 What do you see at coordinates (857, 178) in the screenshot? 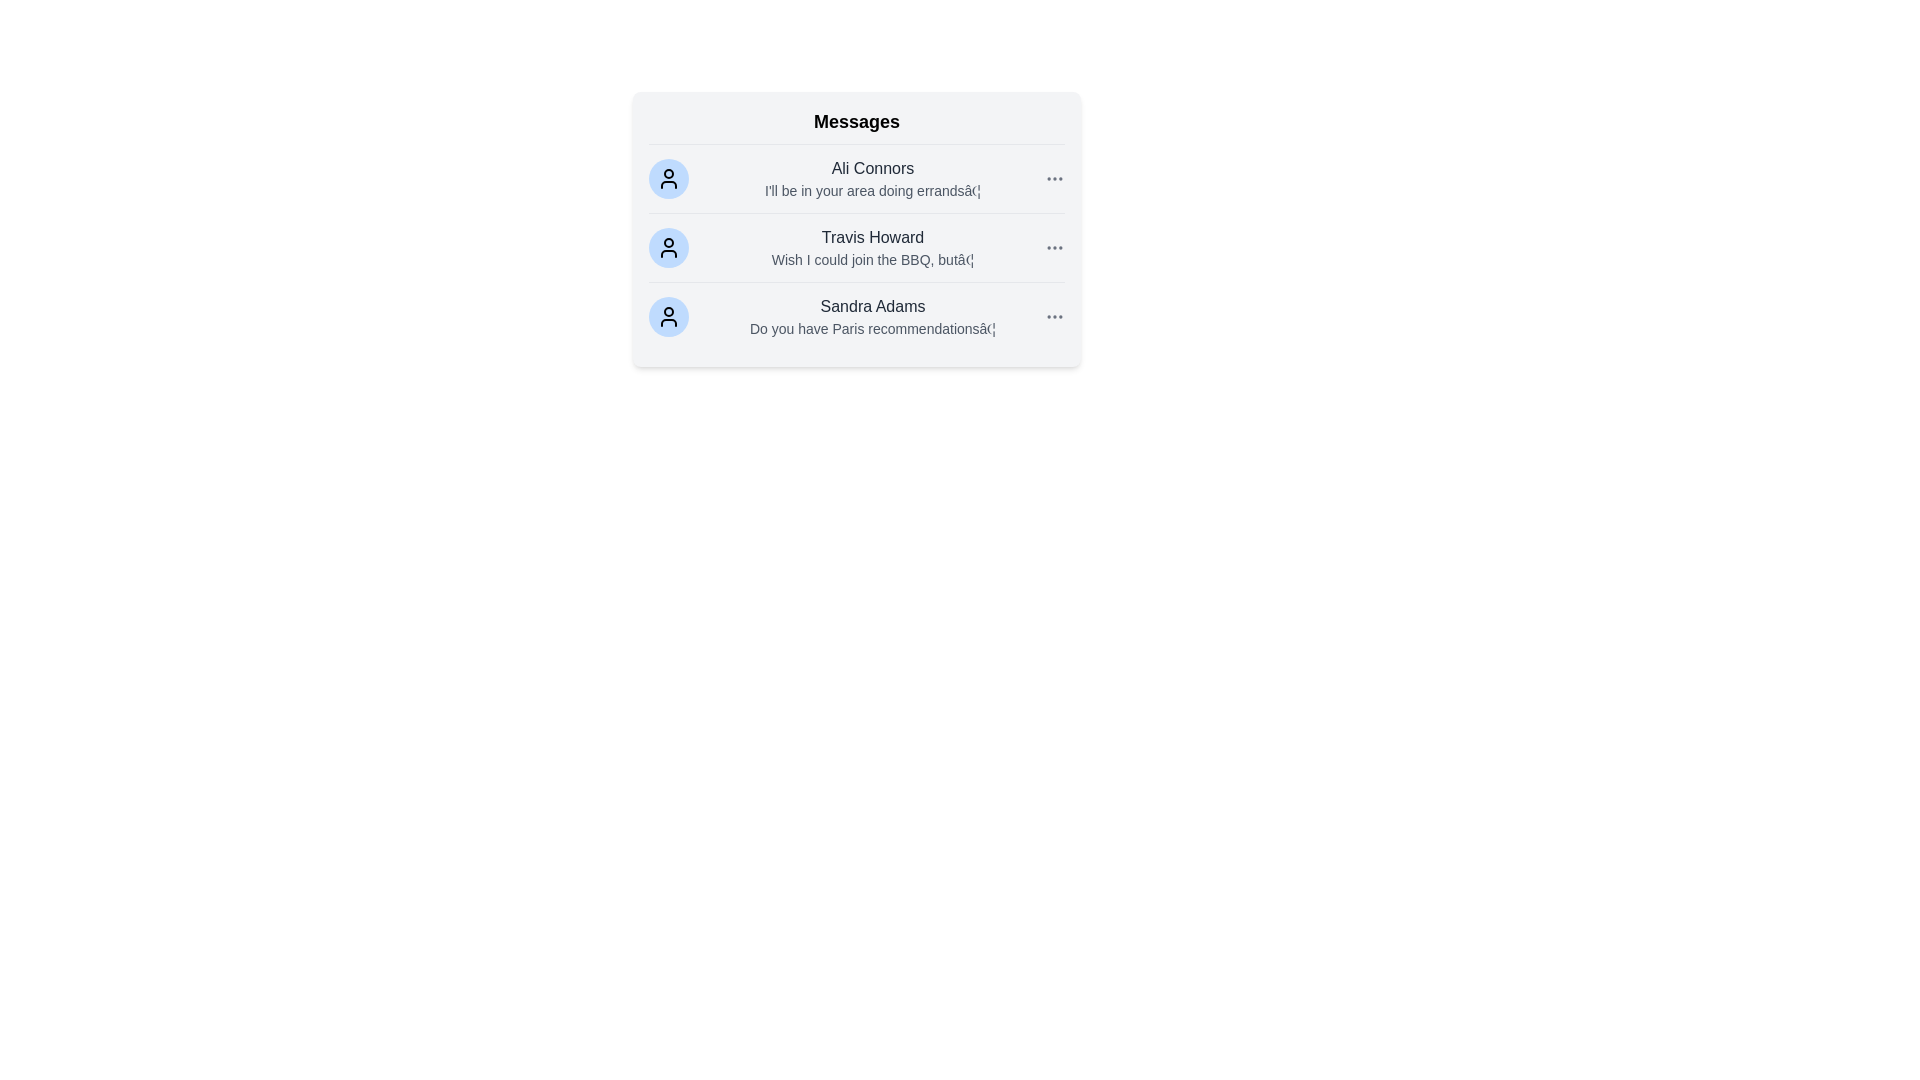
I see `the first message item in the list, which includes the user avatar, the title 'Ali Connors', and the subtitle 'I'll be in your area doing errands…'` at bounding box center [857, 178].